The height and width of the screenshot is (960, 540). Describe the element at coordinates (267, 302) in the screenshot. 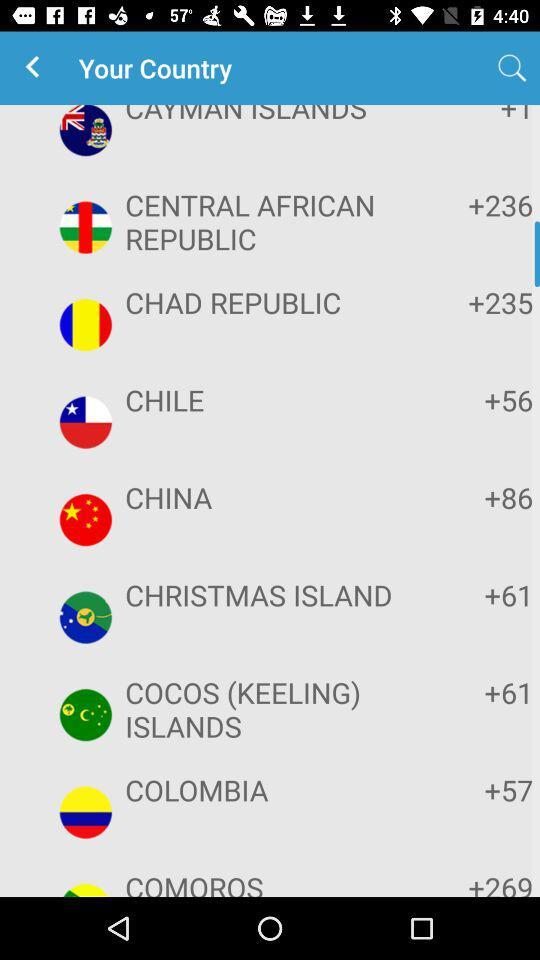

I see `the chad republic icon` at that location.